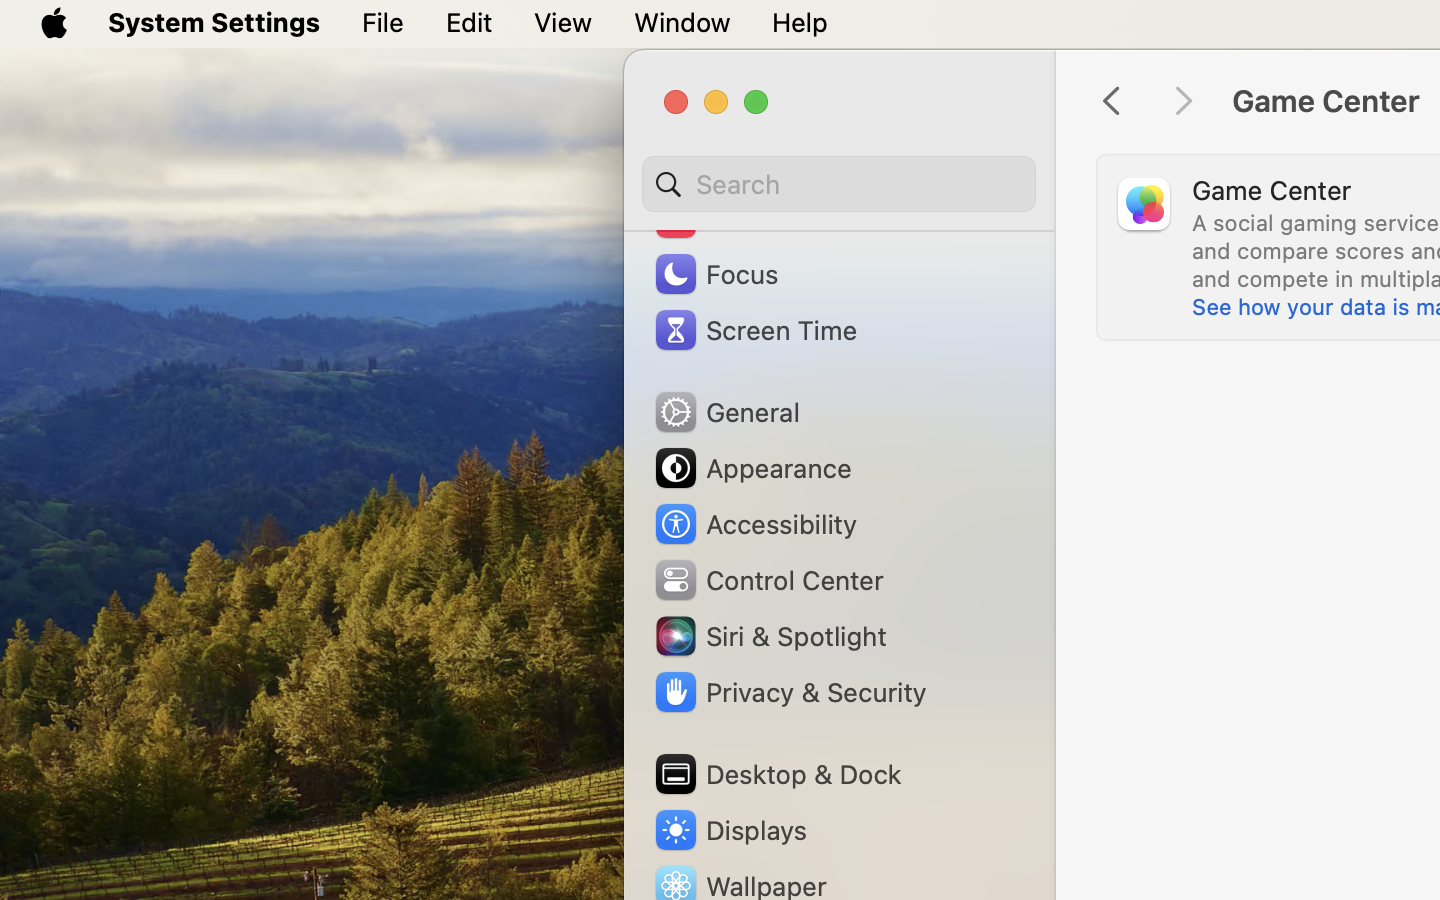  I want to click on 'Control Center', so click(766, 579).